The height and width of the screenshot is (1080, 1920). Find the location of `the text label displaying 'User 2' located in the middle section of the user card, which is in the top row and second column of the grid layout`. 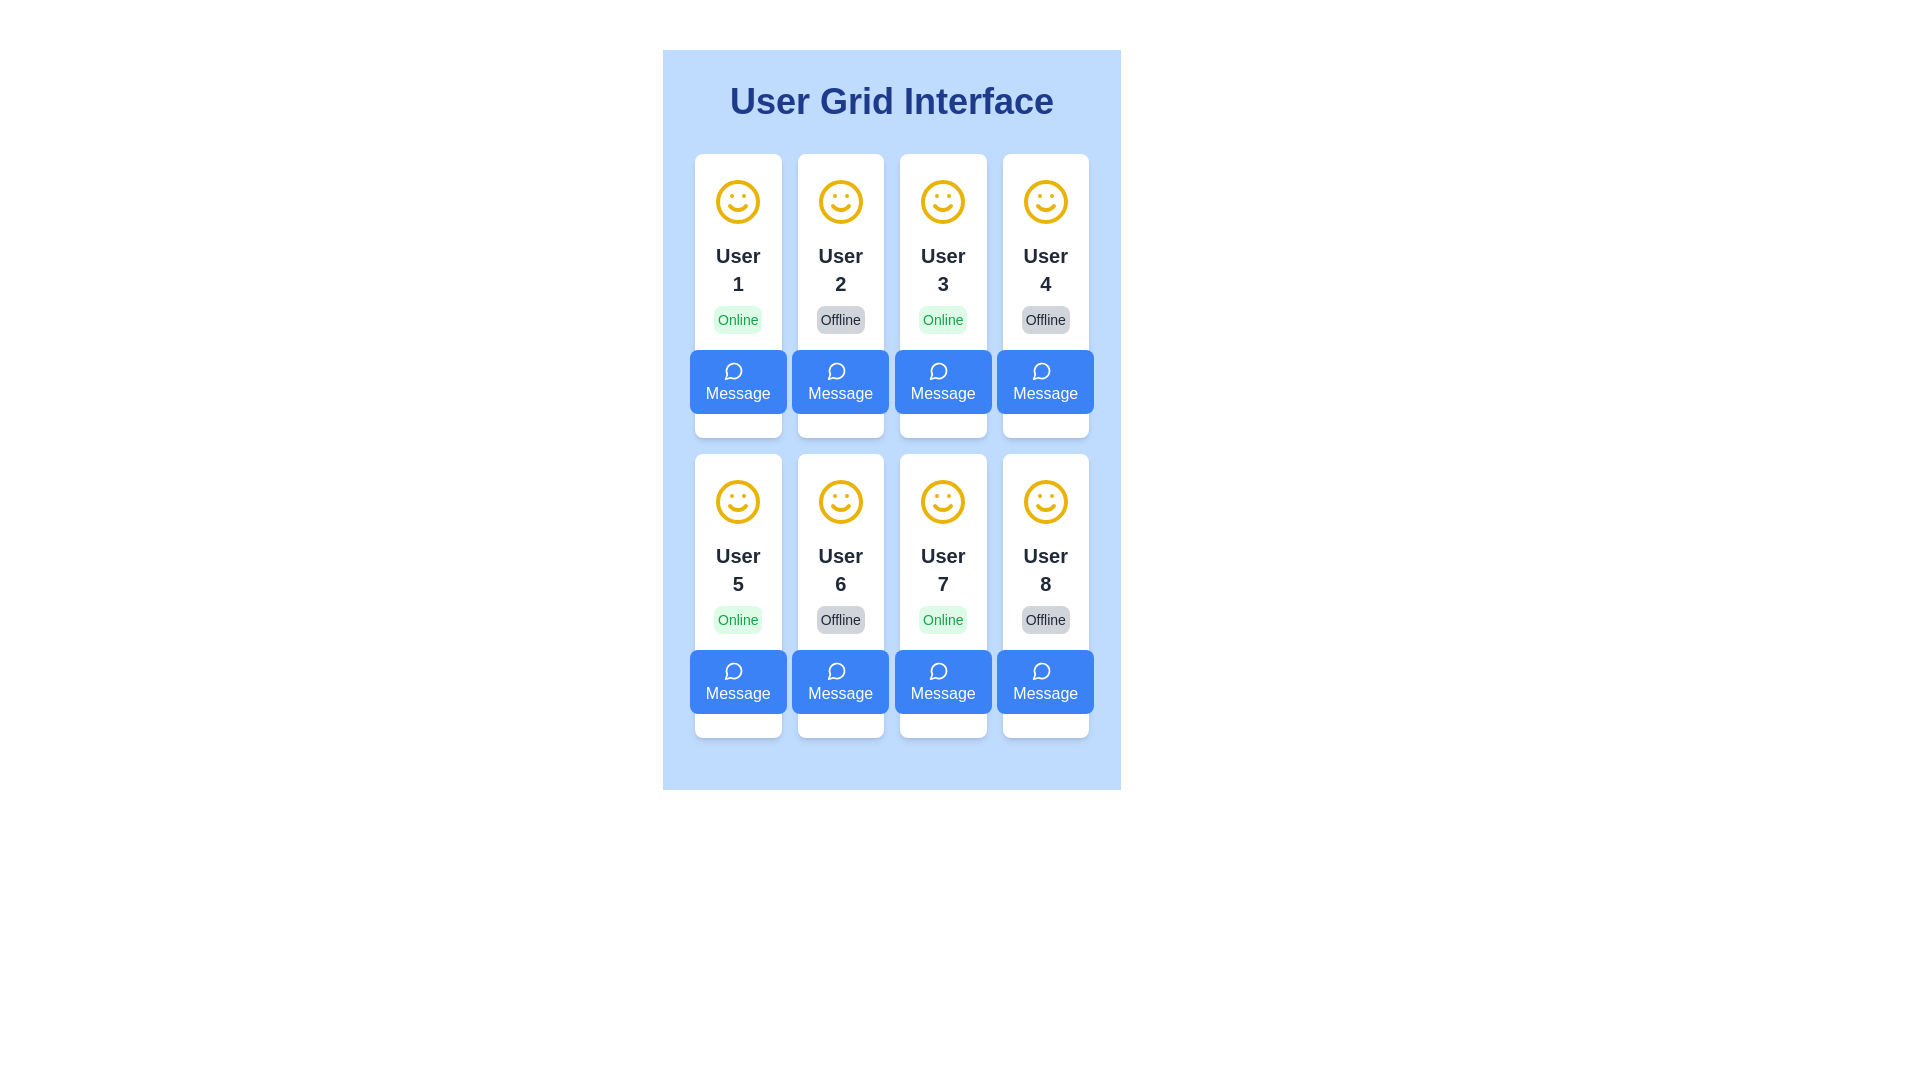

the text label displaying 'User 2' located in the middle section of the user card, which is in the top row and second column of the grid layout is located at coordinates (840, 270).